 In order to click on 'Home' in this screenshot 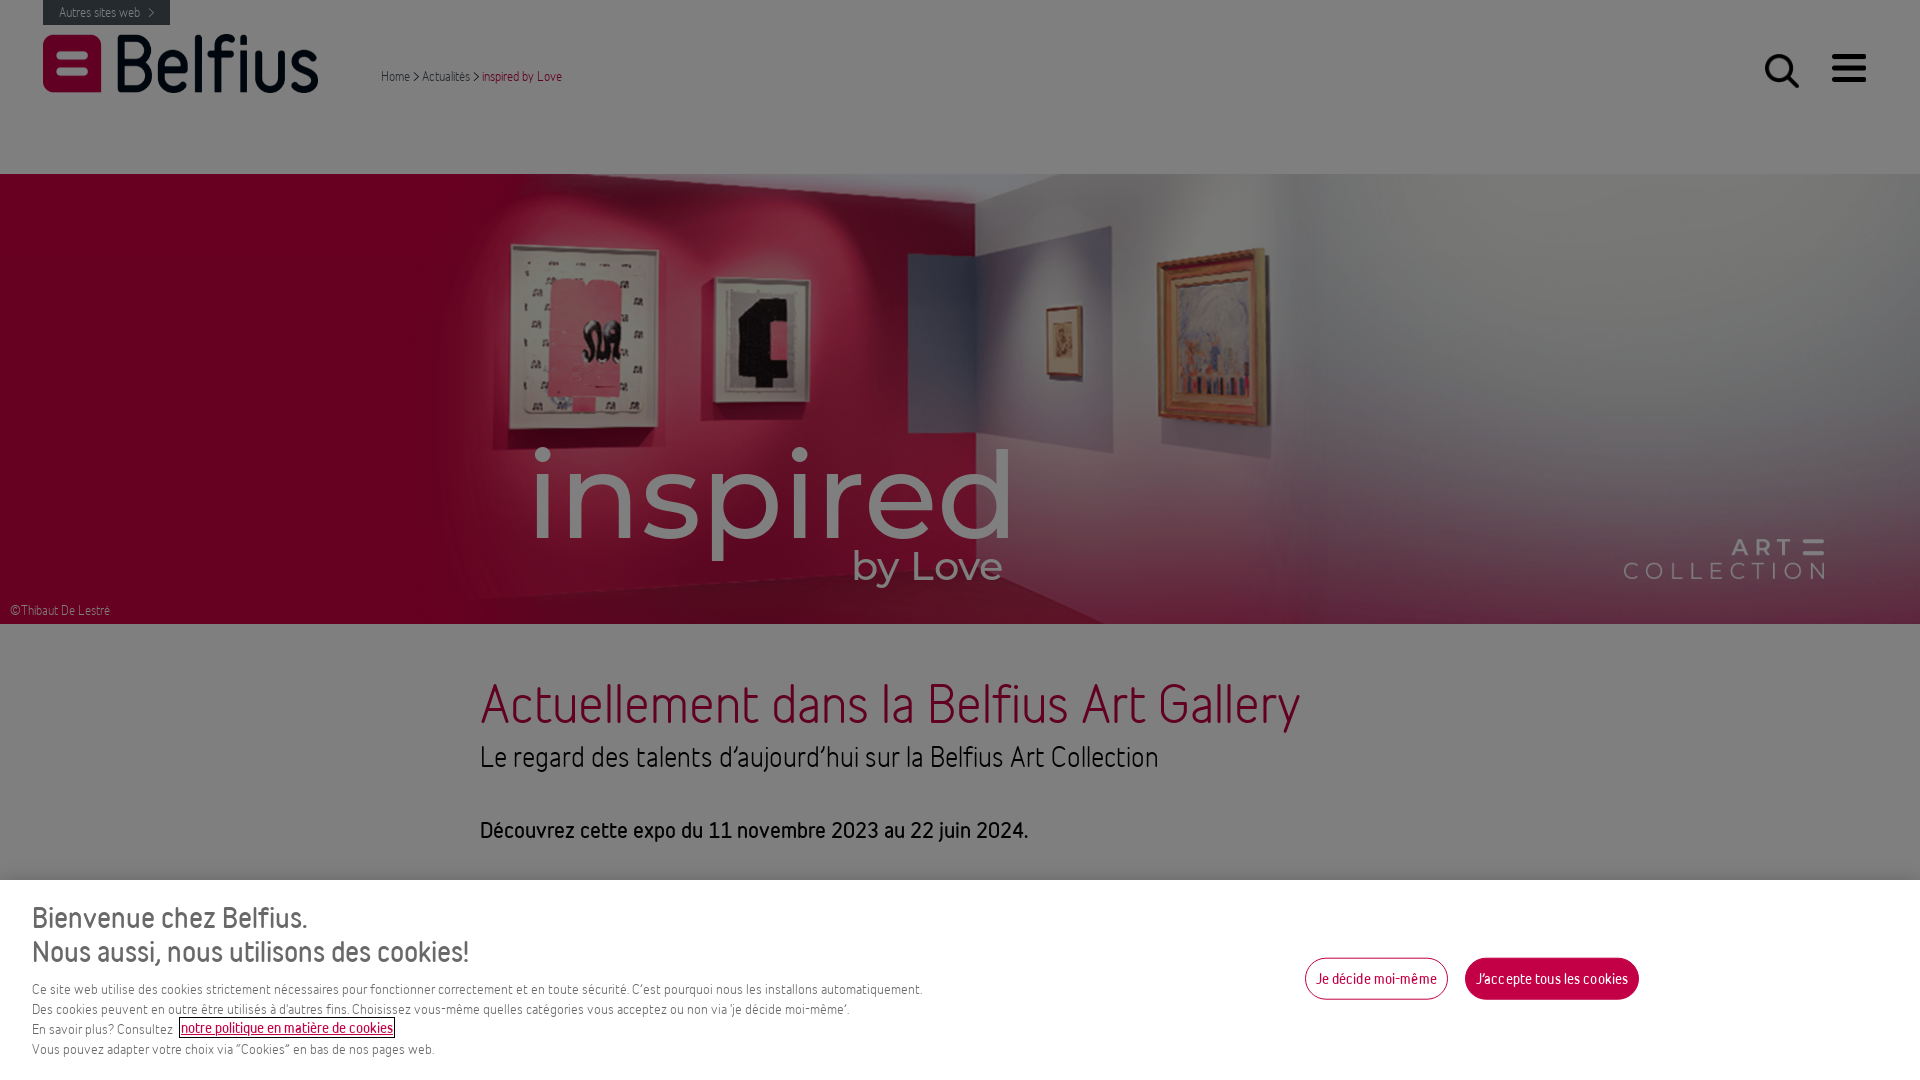, I will do `click(380, 73)`.